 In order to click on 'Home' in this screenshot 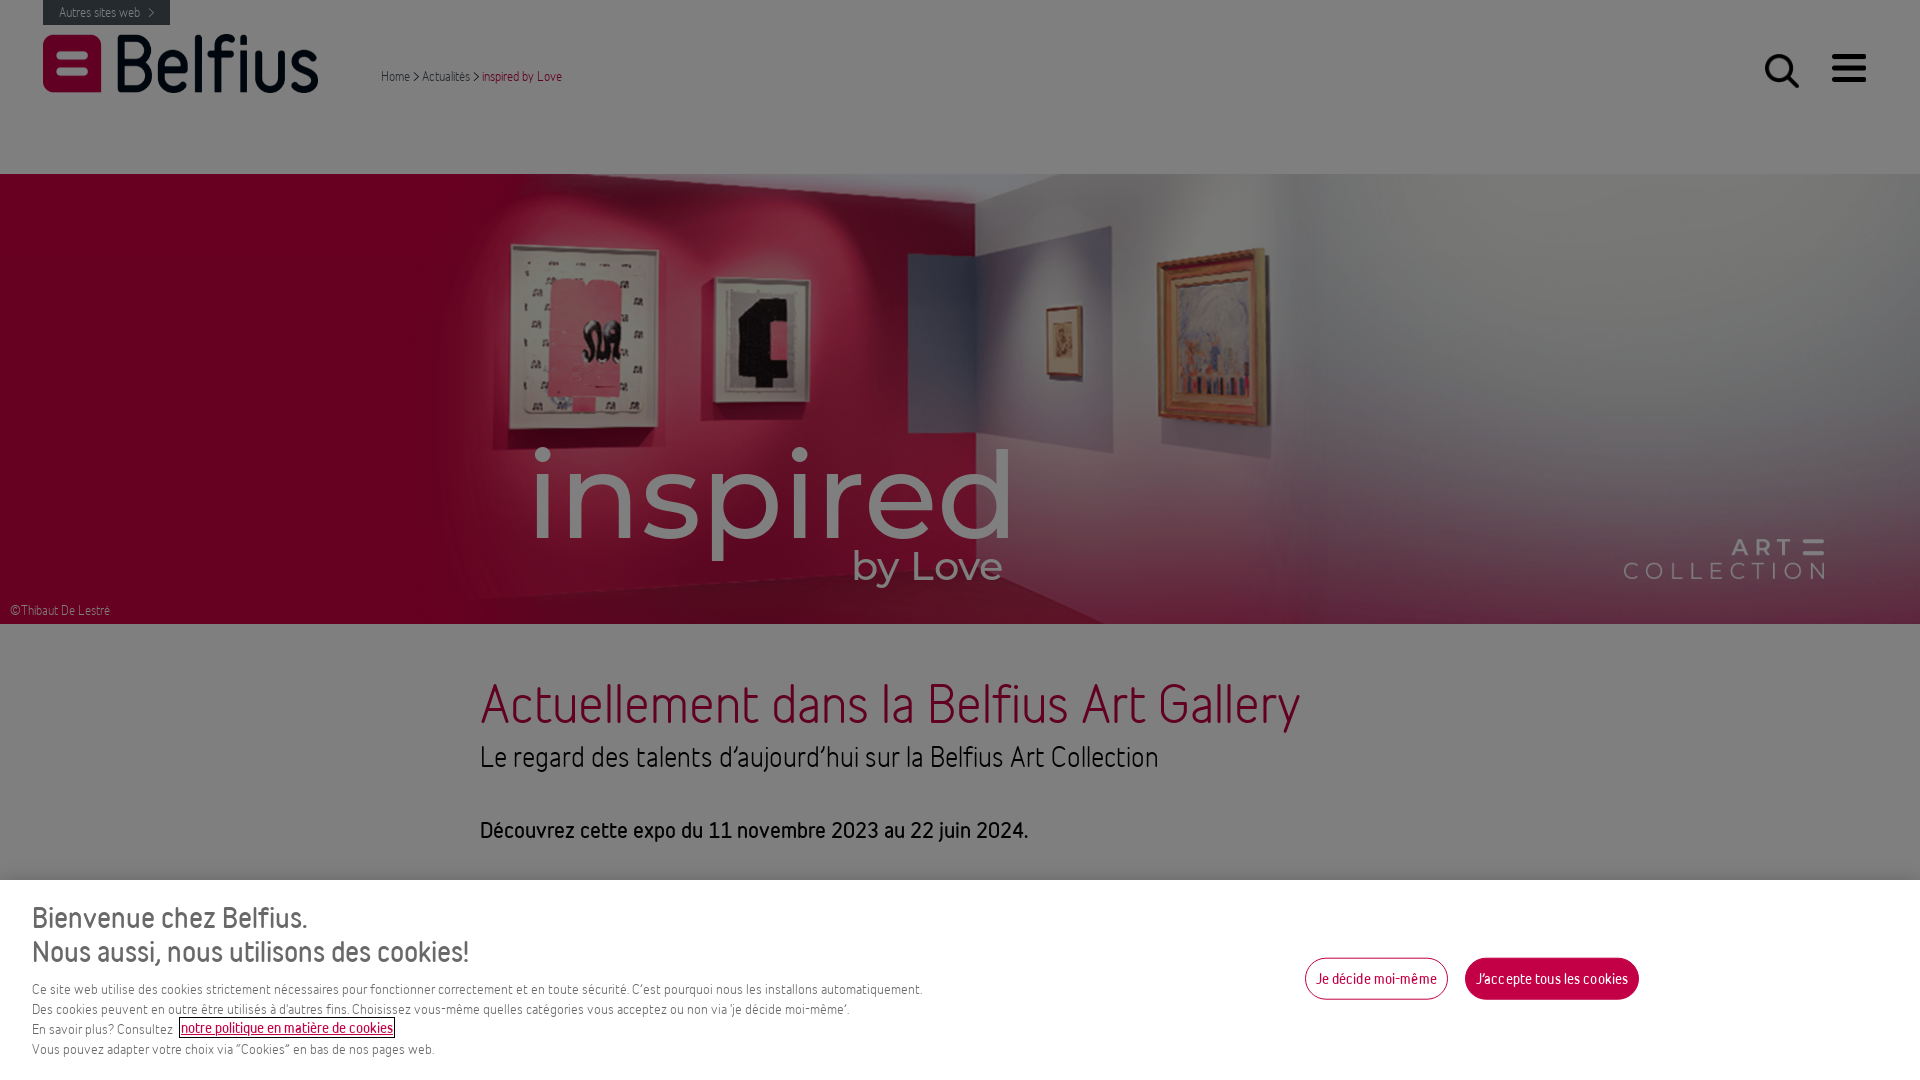, I will do `click(380, 73)`.